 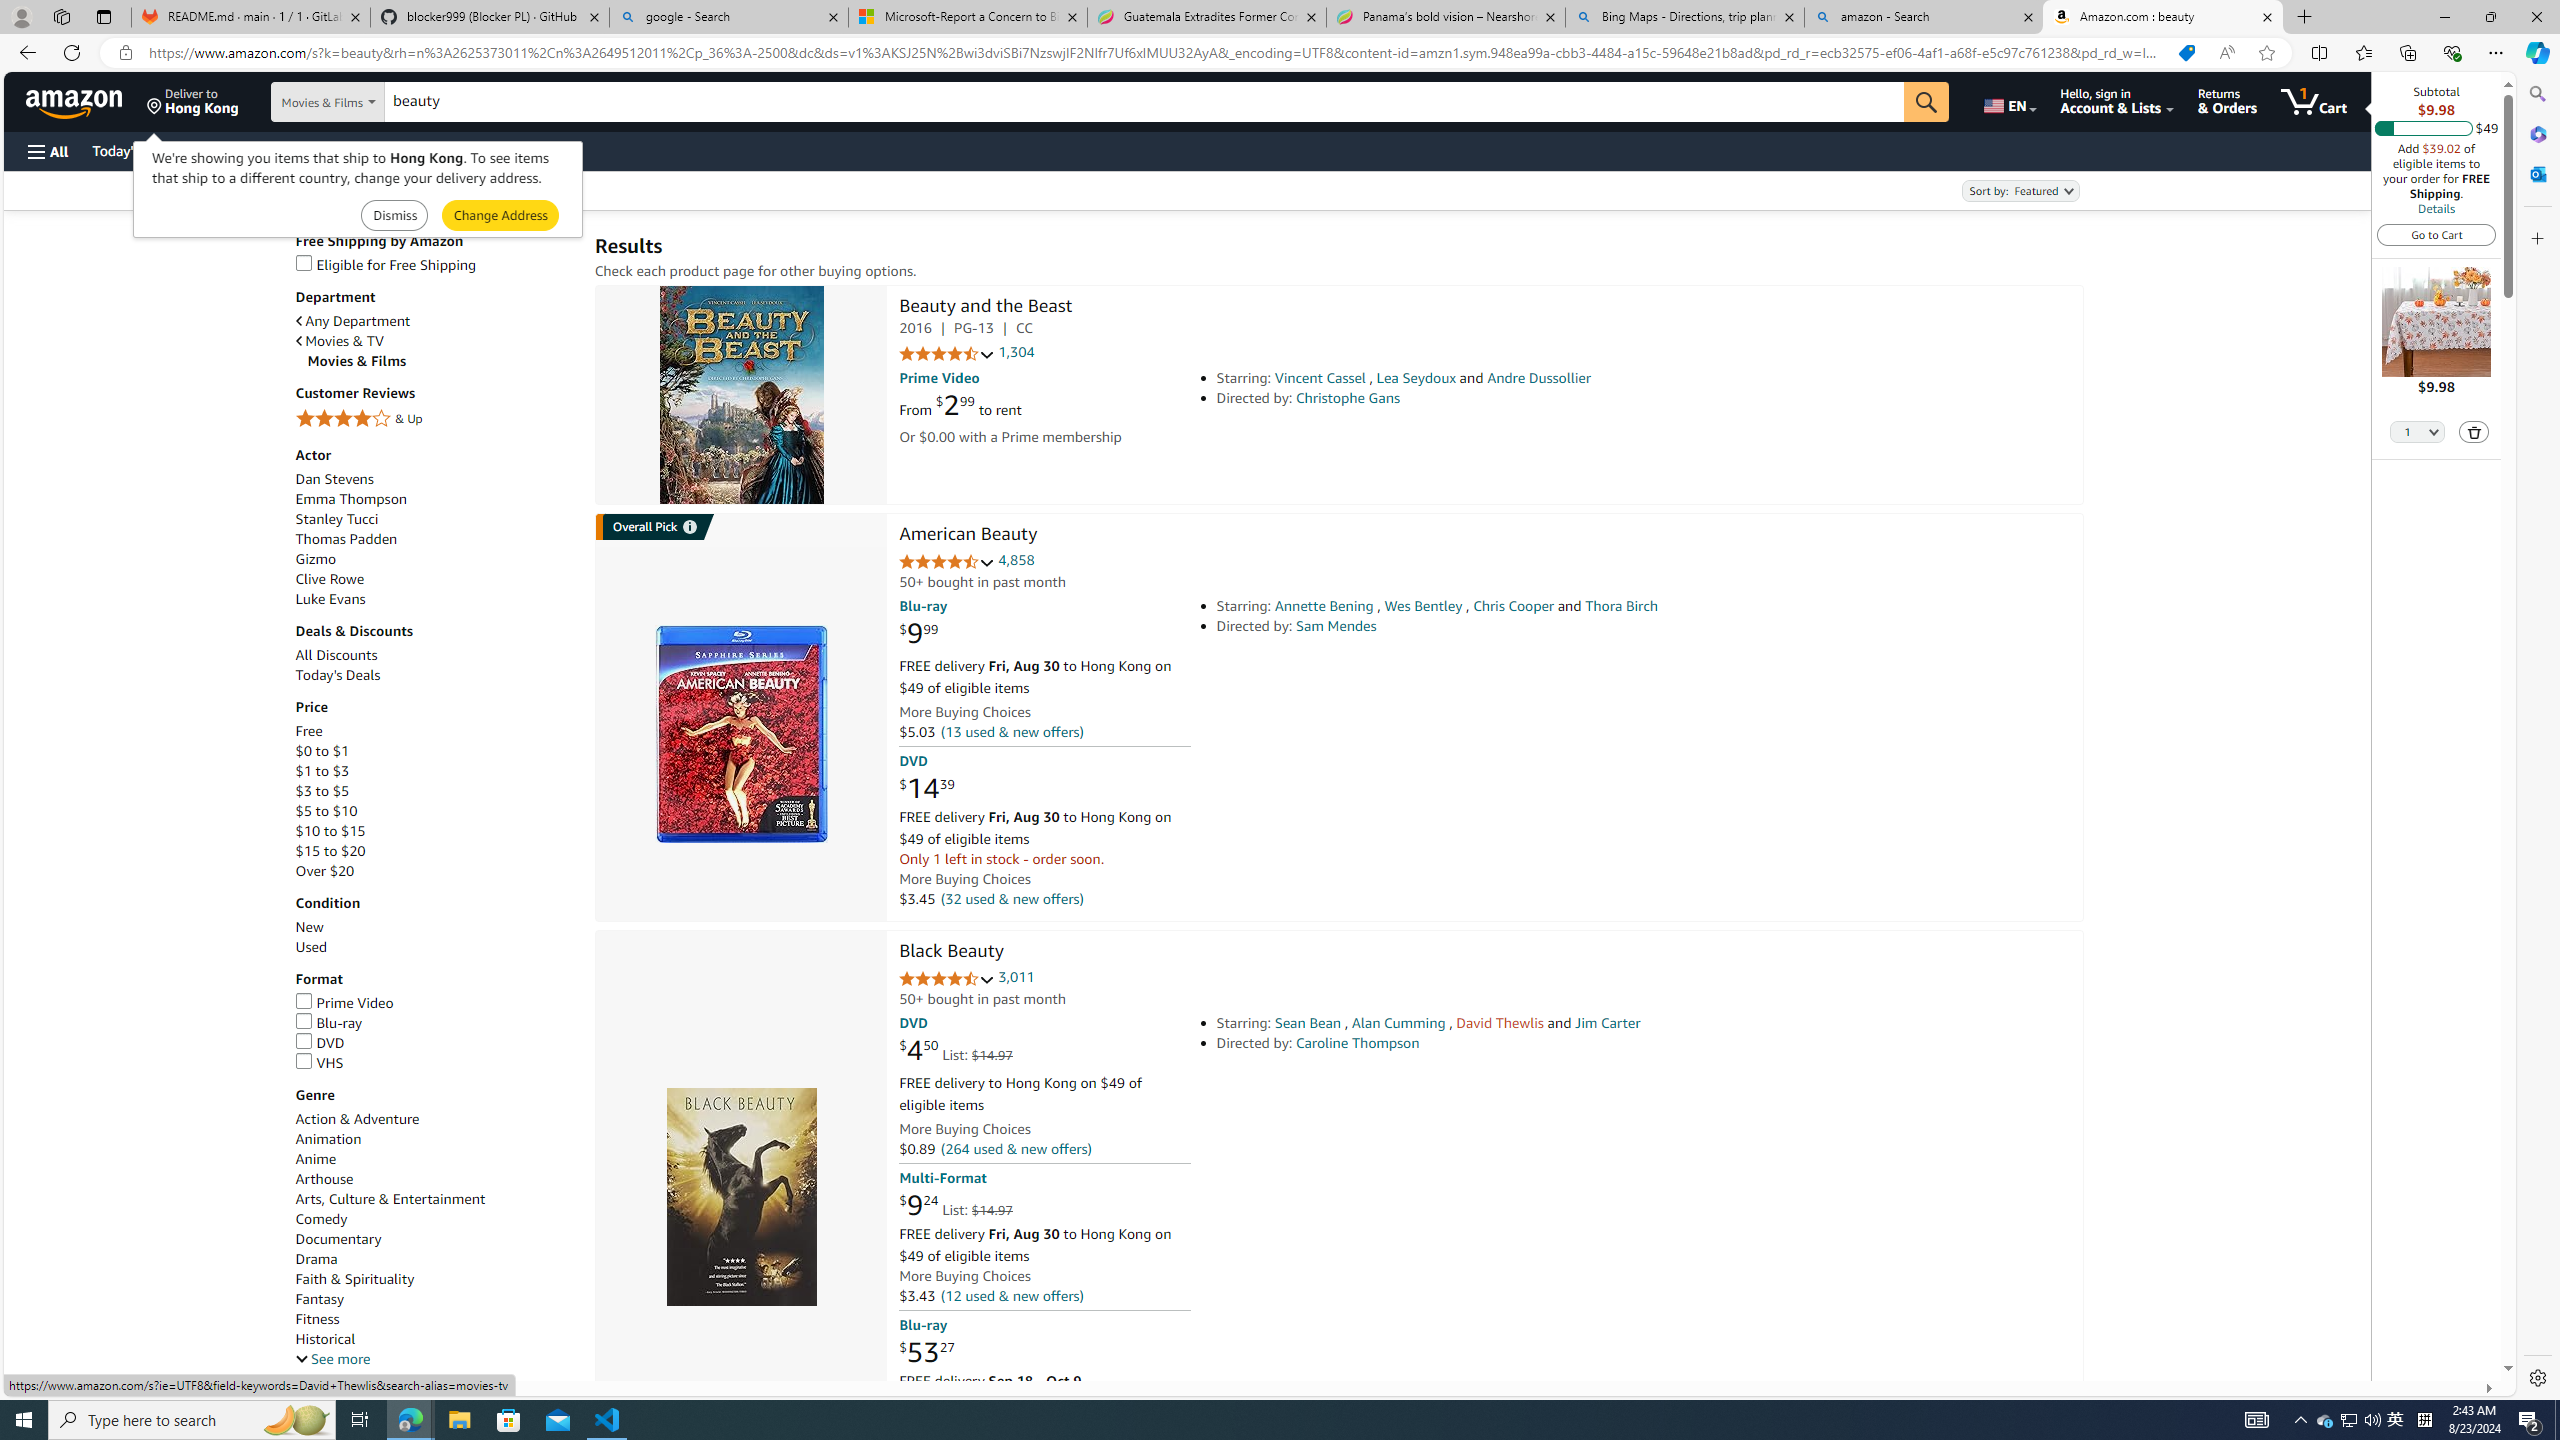 I want to click on 'Go back to filtering menu', so click(x=85, y=1371).